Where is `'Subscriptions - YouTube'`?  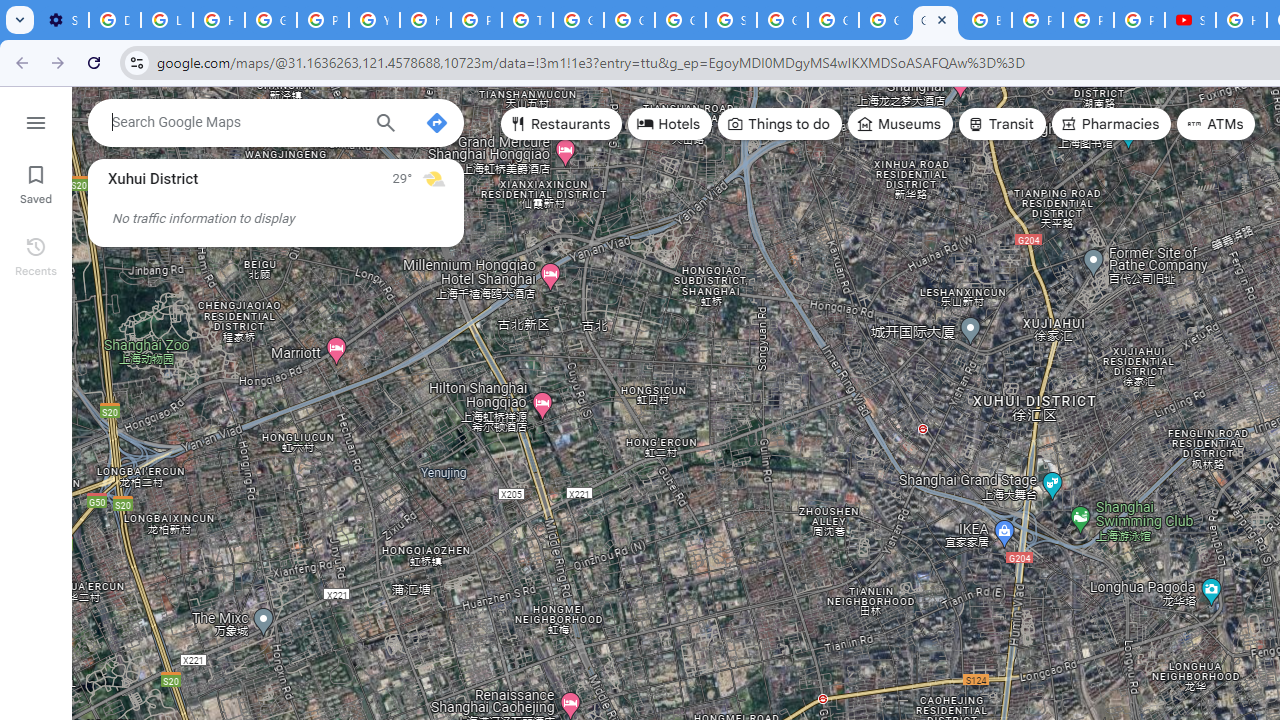 'Subscriptions - YouTube' is located at coordinates (1190, 20).